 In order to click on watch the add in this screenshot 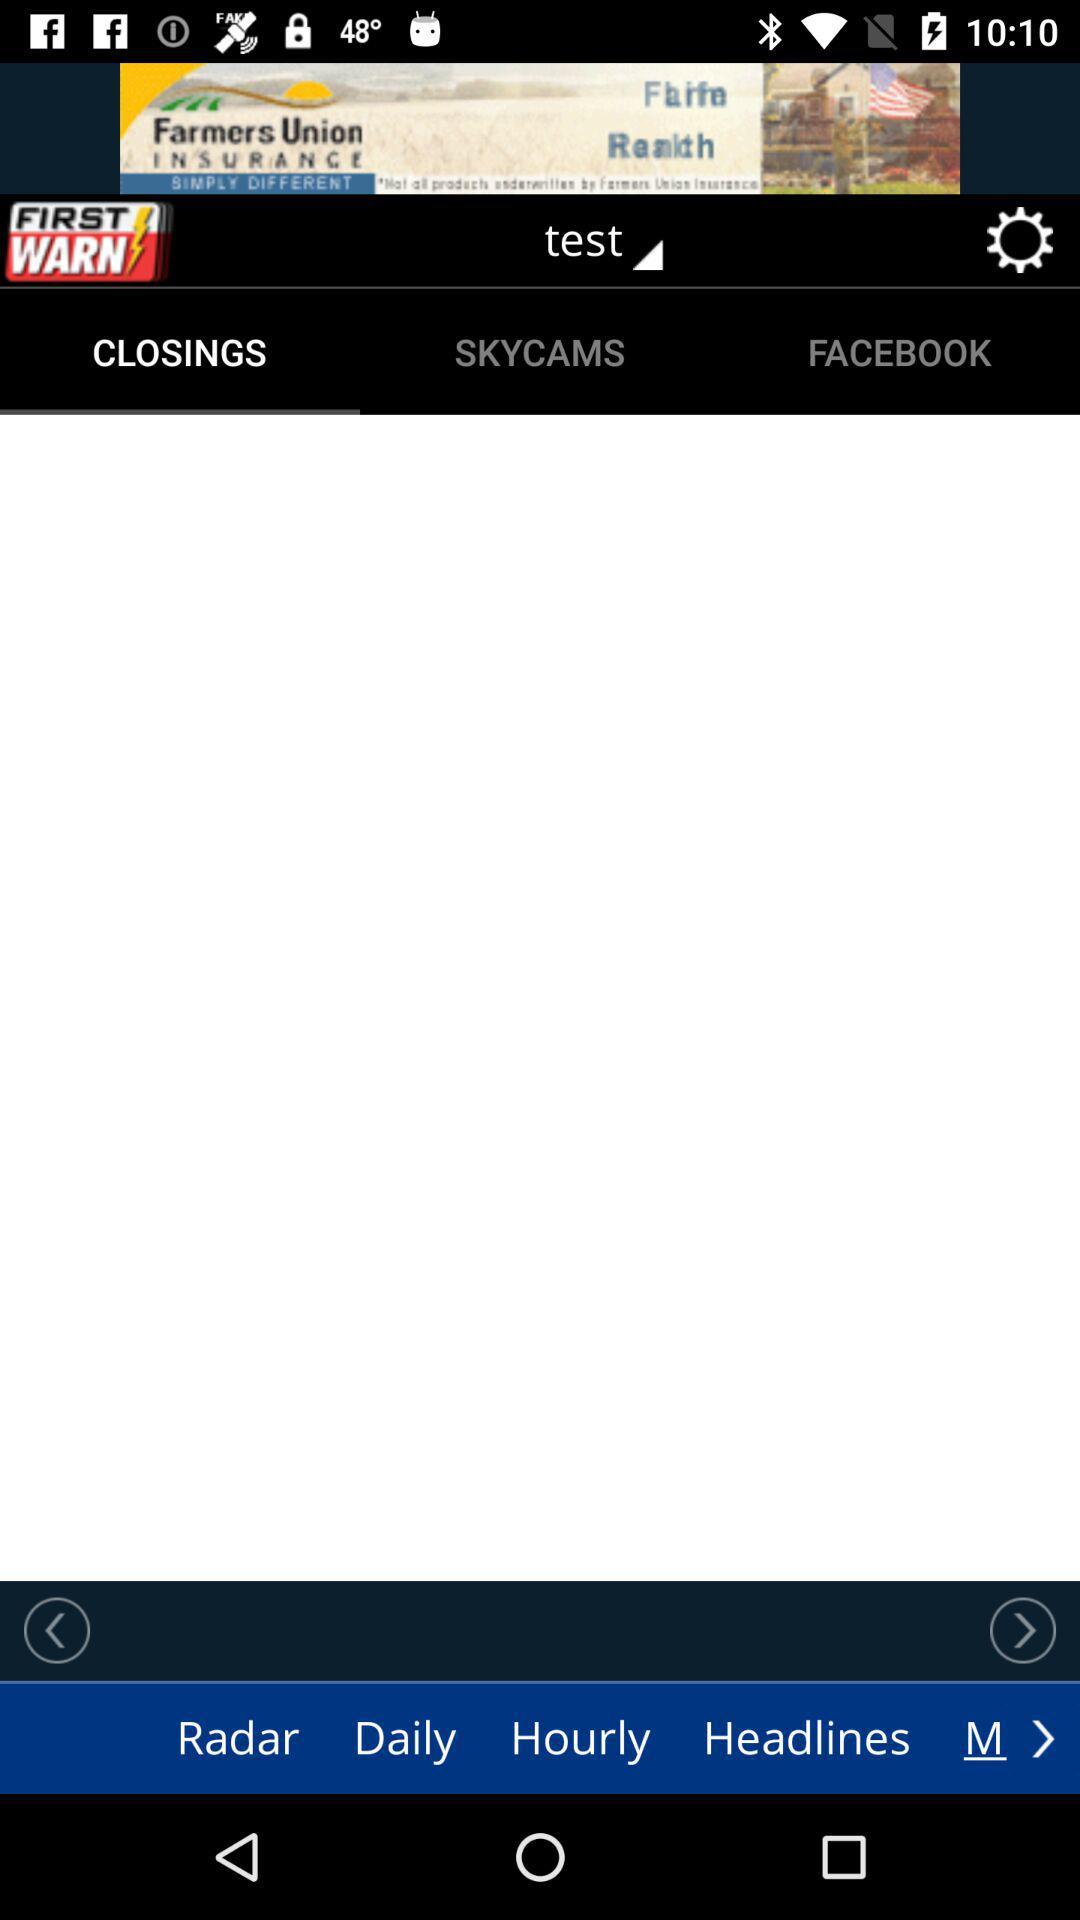, I will do `click(540, 127)`.